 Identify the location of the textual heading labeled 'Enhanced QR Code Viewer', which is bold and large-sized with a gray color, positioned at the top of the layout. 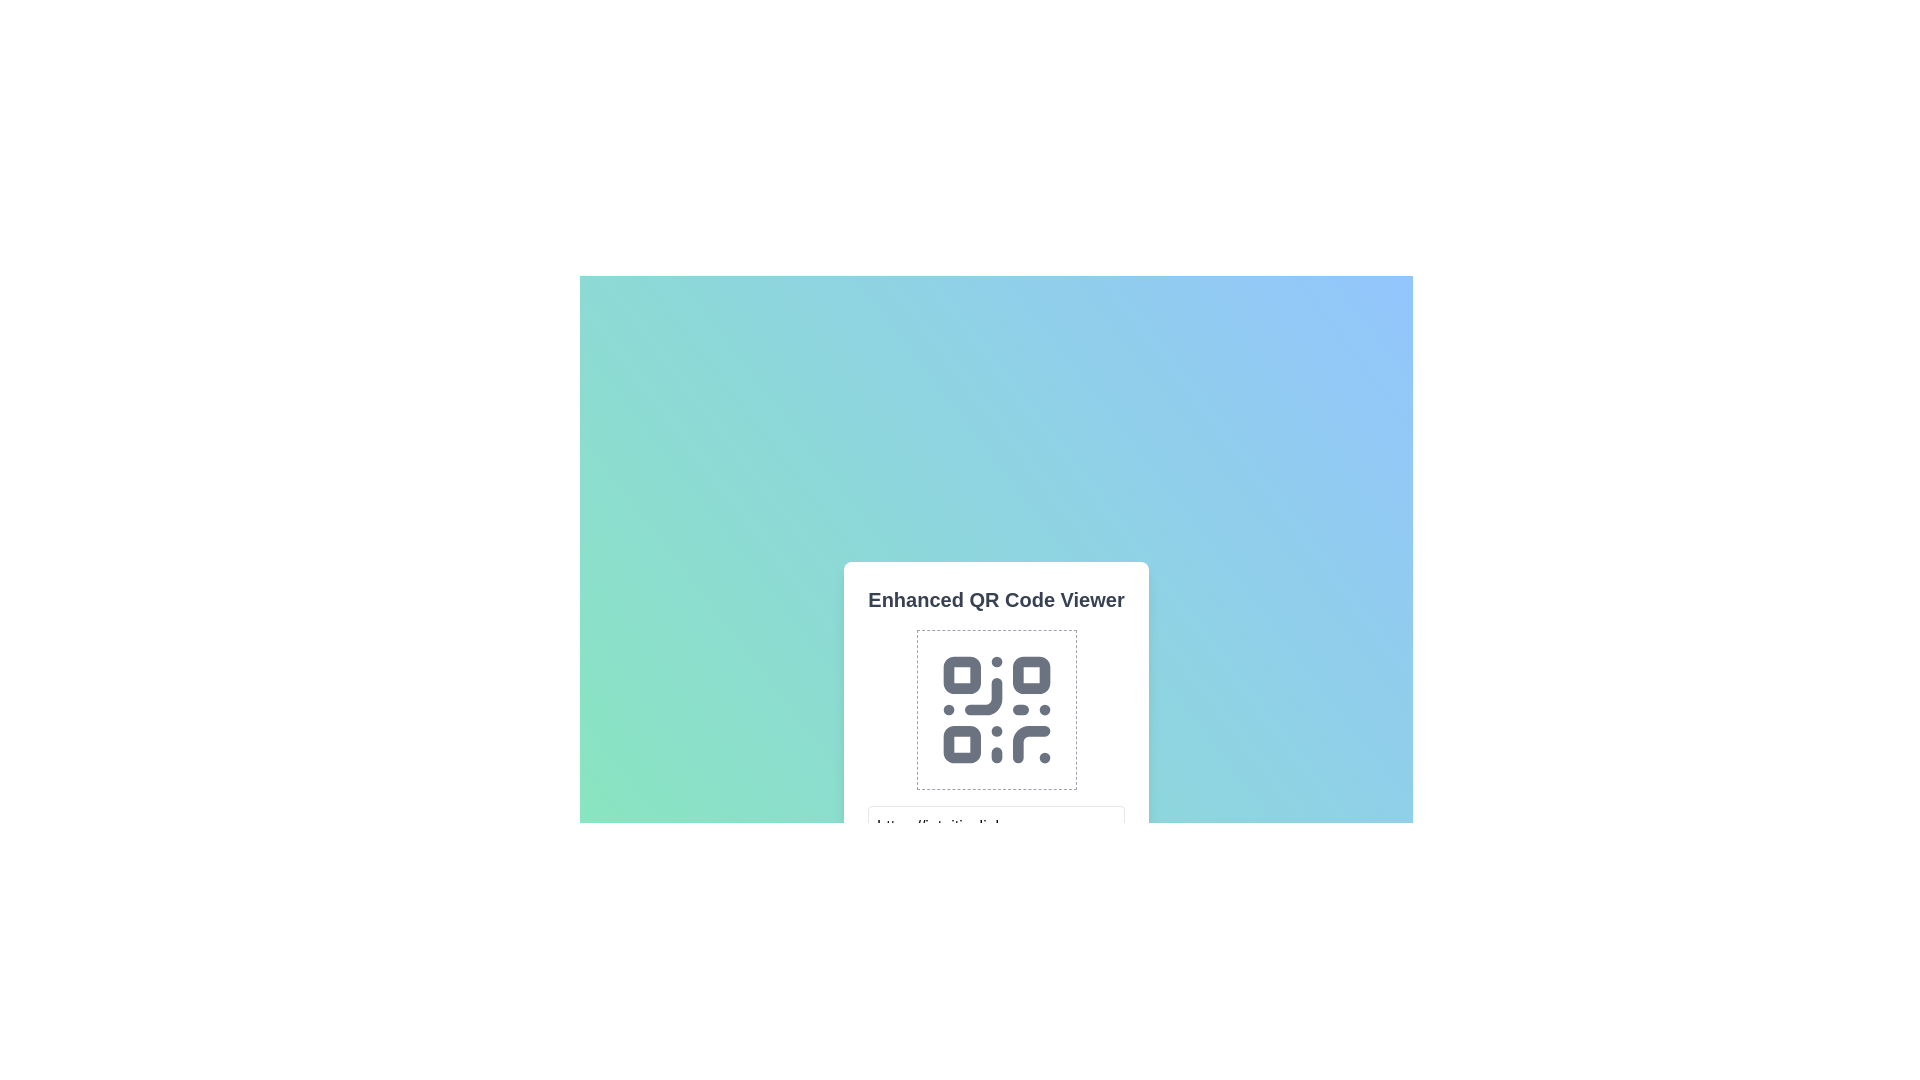
(996, 599).